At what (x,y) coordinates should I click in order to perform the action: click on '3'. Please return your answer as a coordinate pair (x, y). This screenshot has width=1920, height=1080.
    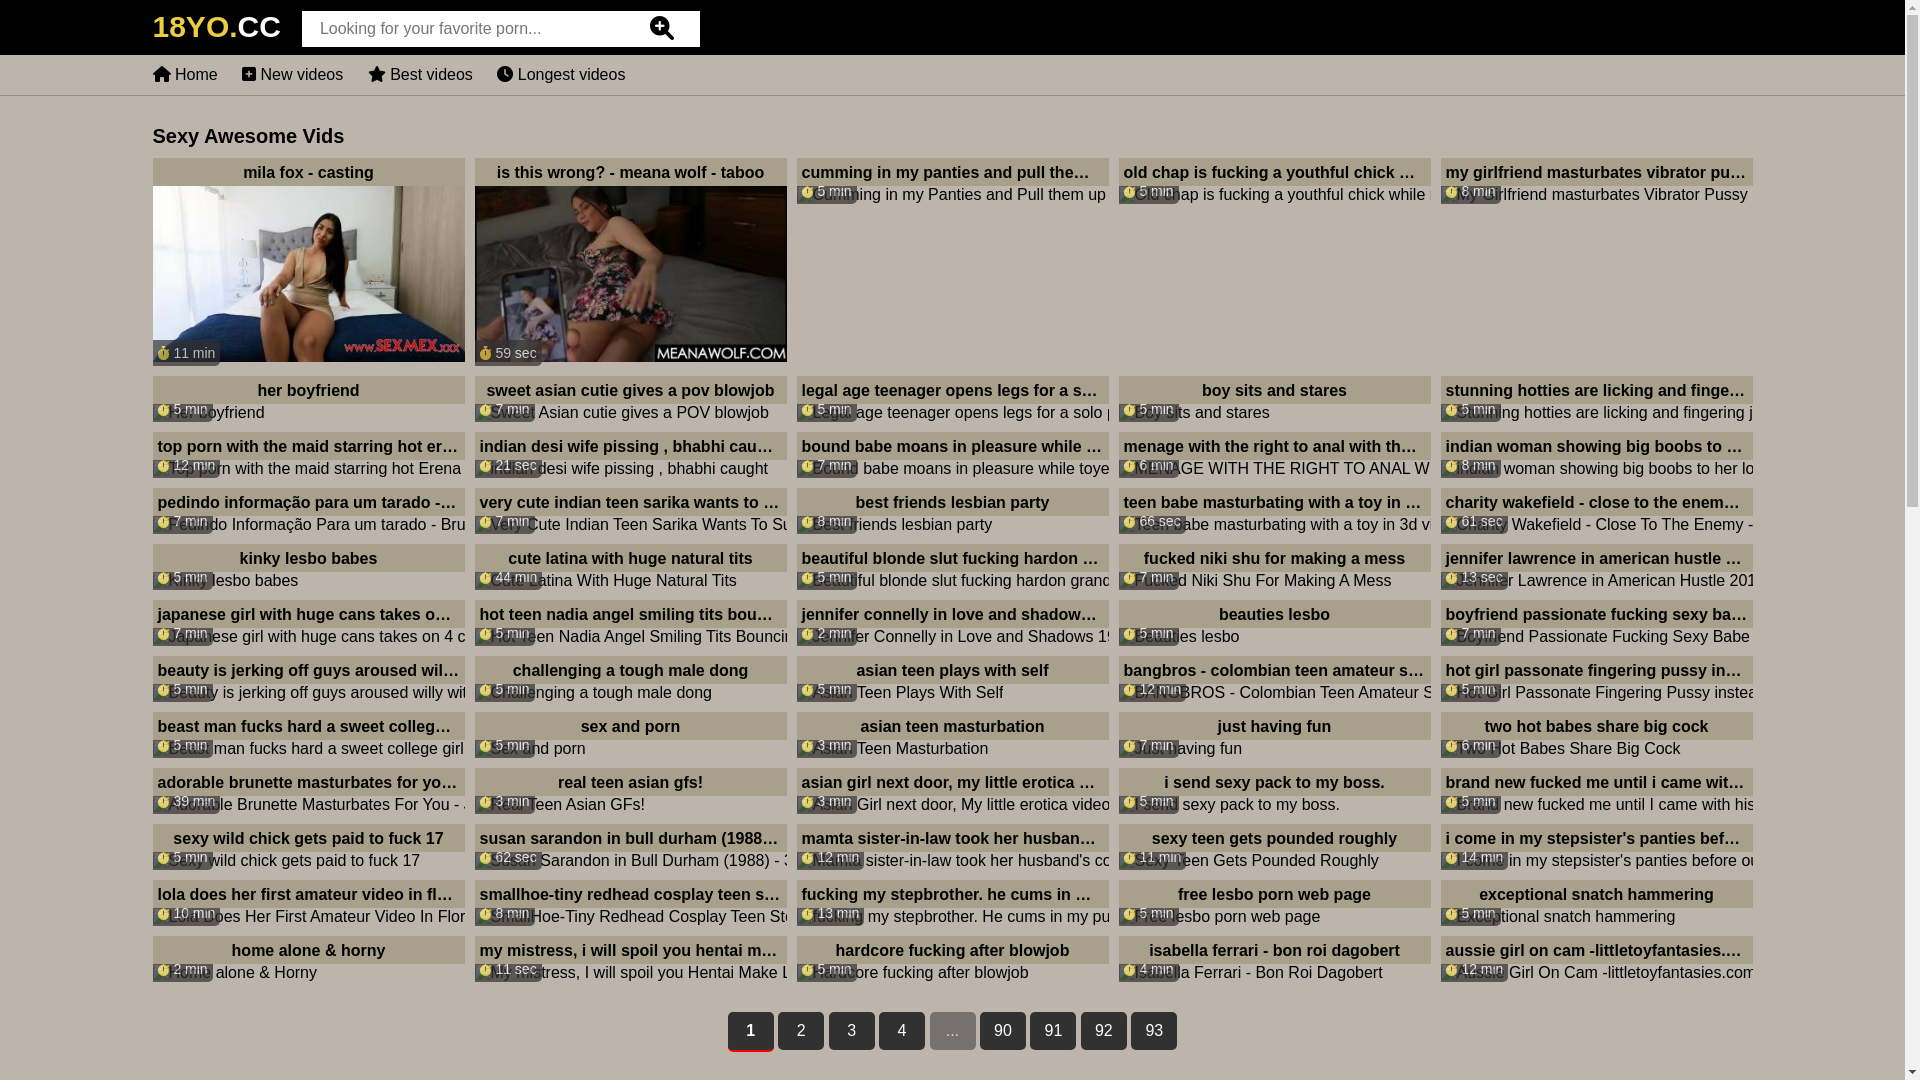
    Looking at the image, I should click on (851, 1030).